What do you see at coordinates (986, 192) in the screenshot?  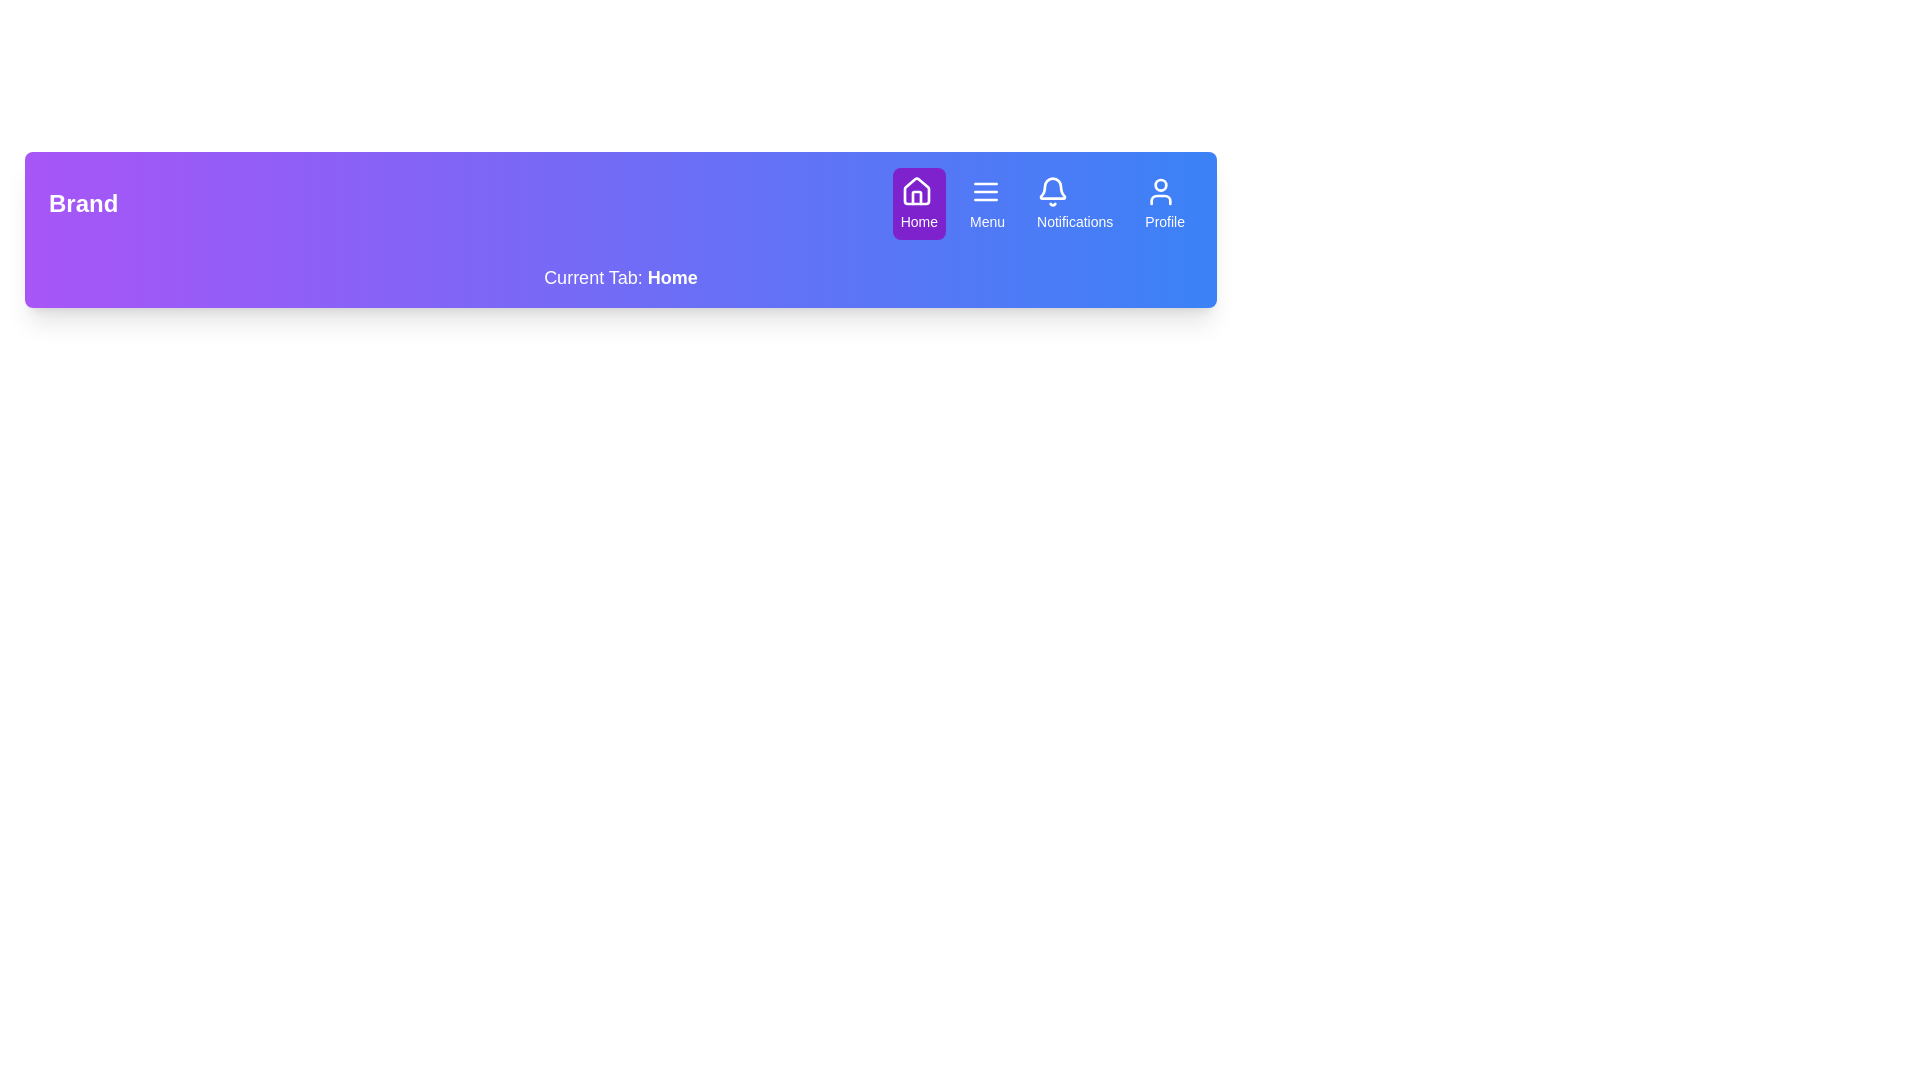 I see `the 'Menu' icon located second from the left in the horizontal navigation bar to trigger a tooltip or visual effect` at bounding box center [986, 192].